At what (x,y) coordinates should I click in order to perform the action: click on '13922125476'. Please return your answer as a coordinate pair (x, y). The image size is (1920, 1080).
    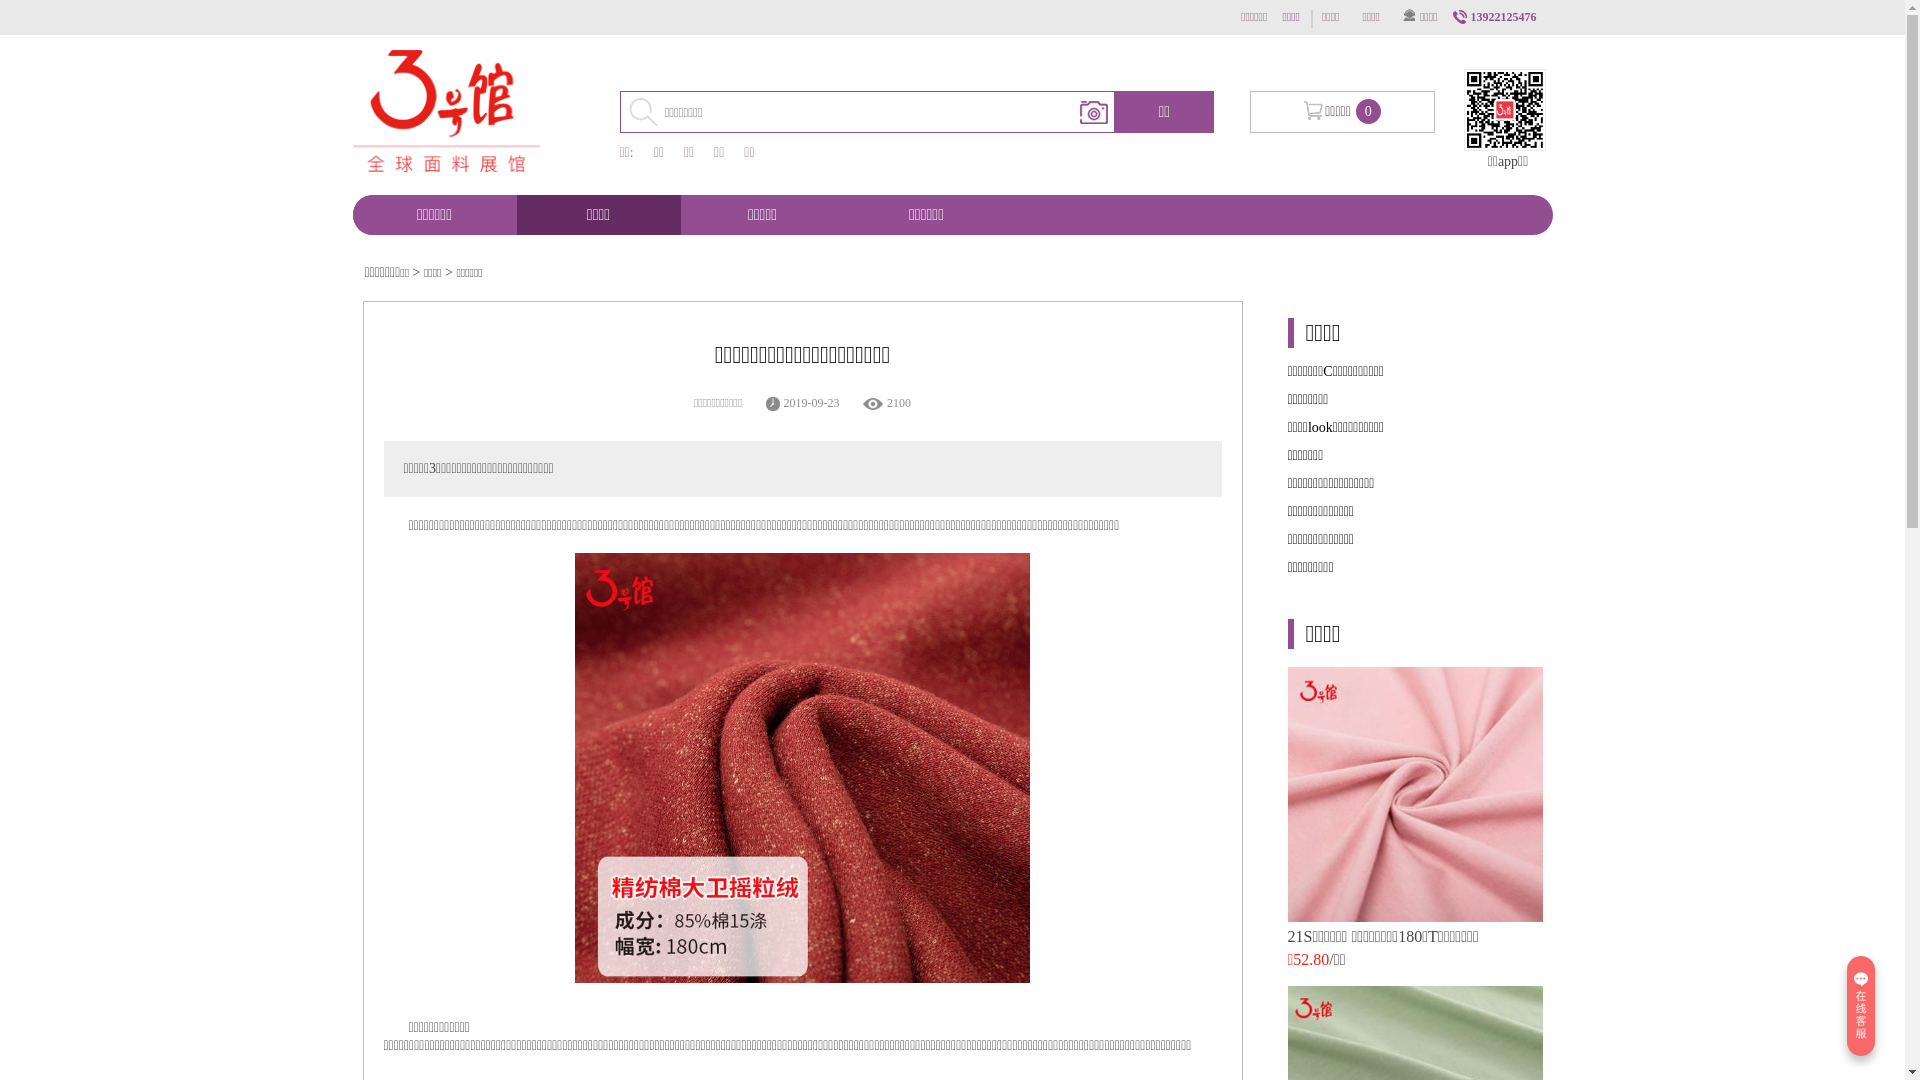
    Looking at the image, I should click on (1497, 16).